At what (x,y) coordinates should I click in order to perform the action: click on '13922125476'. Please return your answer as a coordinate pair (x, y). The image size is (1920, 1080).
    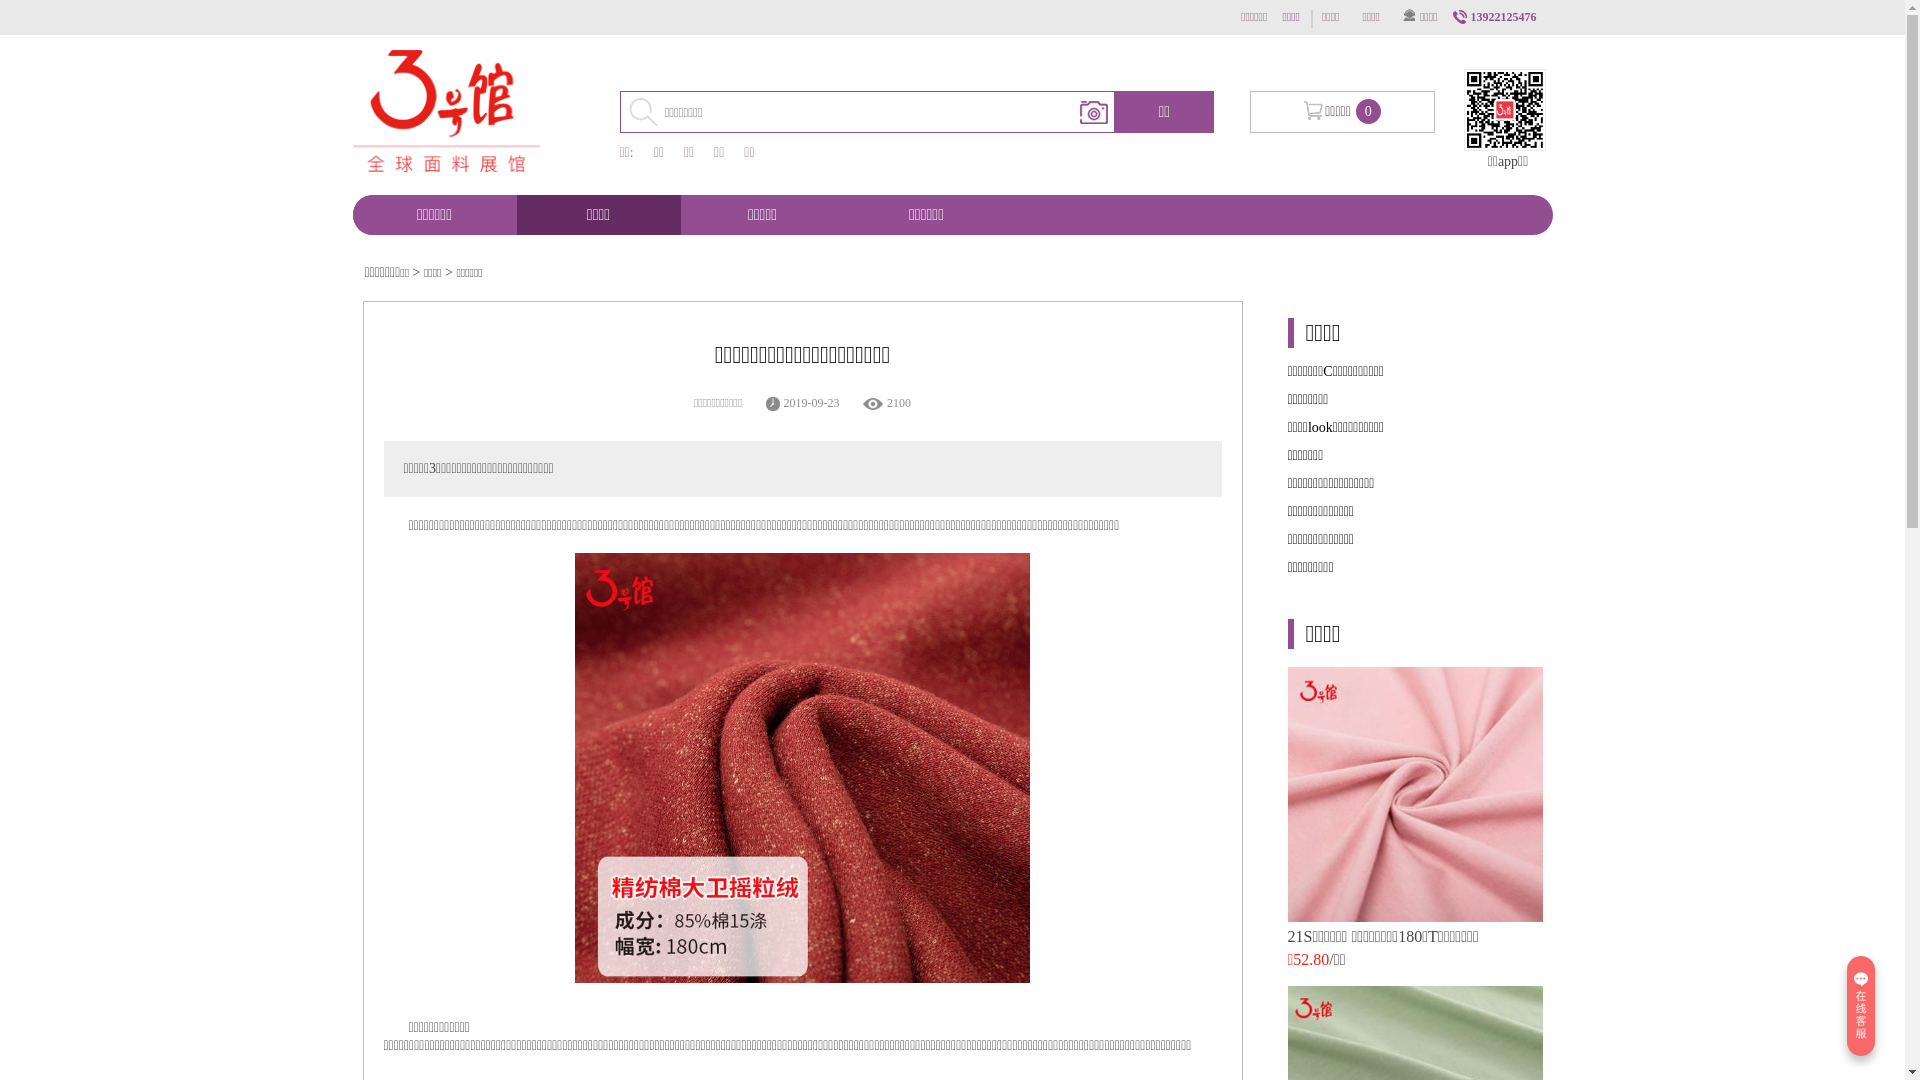
    Looking at the image, I should click on (1497, 16).